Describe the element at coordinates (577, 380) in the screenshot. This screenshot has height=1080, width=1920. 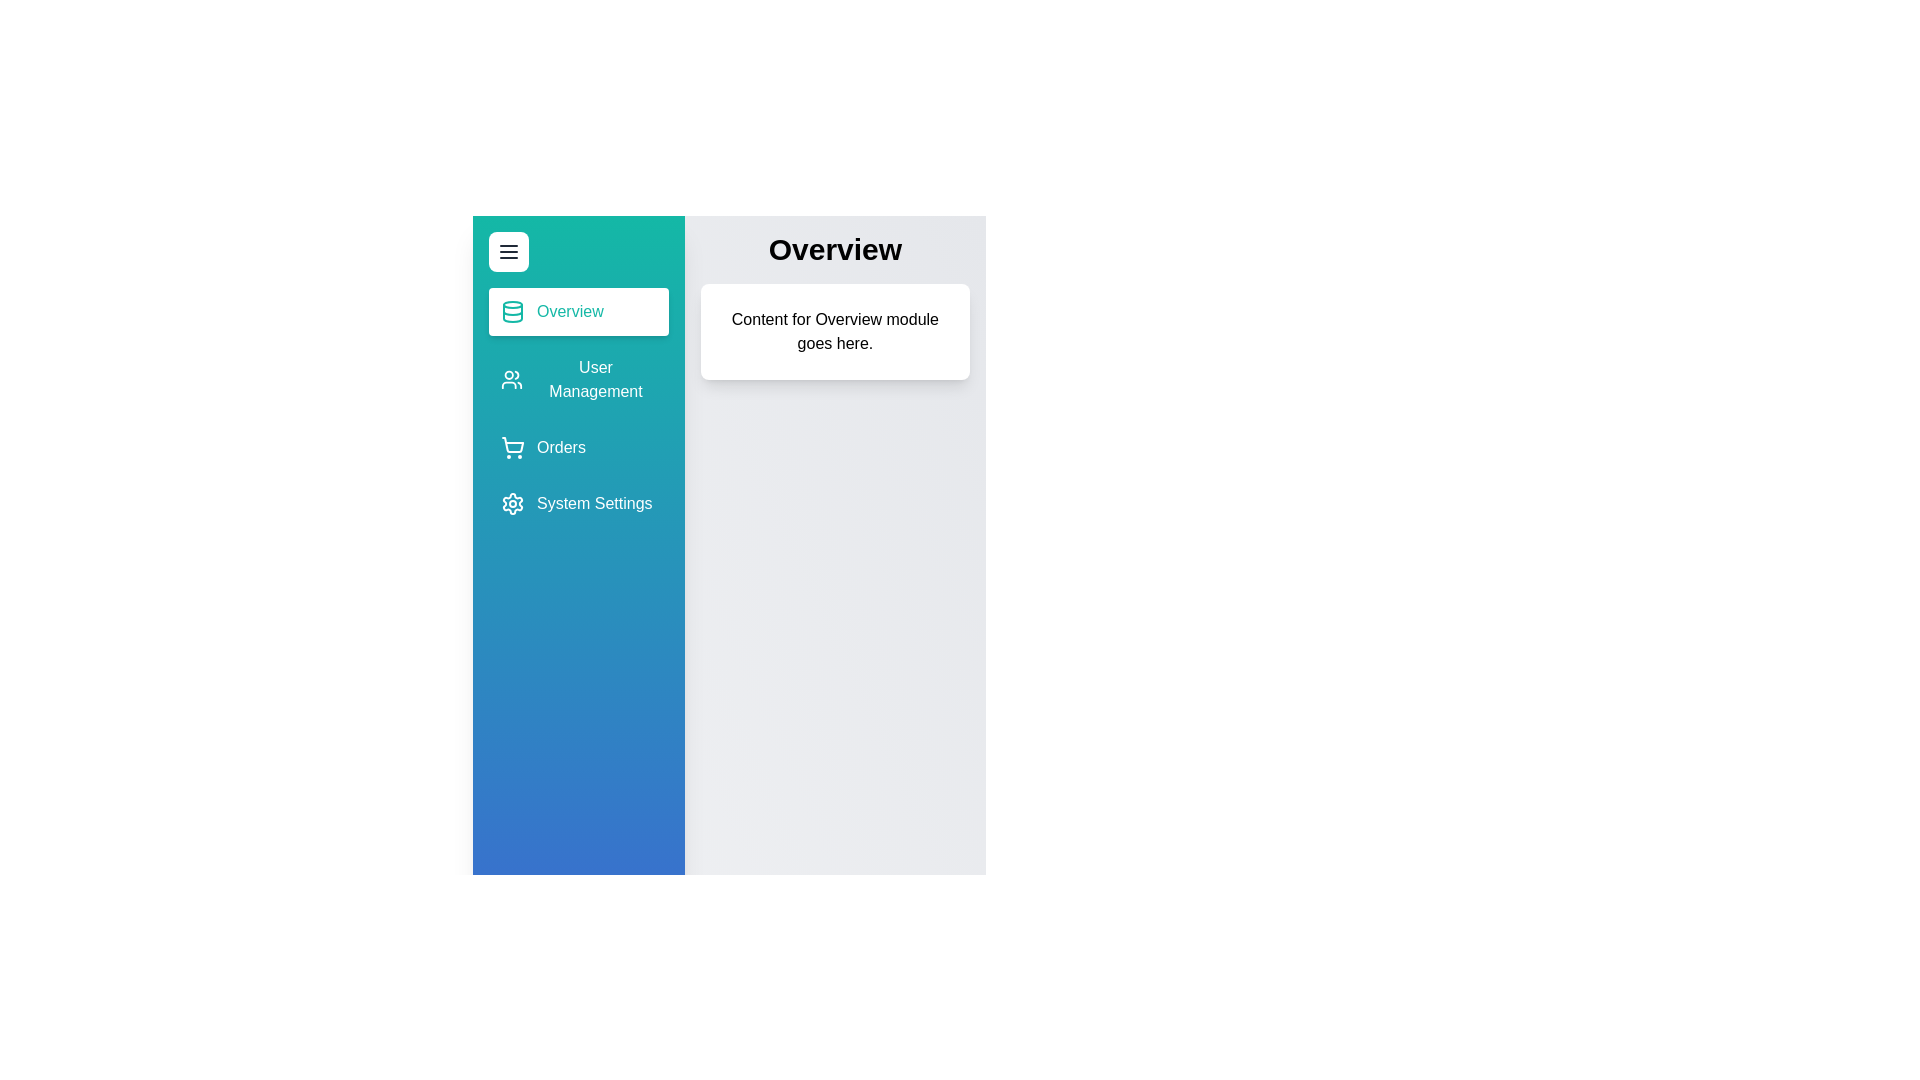
I see `the sidebar item corresponding to User Management` at that location.